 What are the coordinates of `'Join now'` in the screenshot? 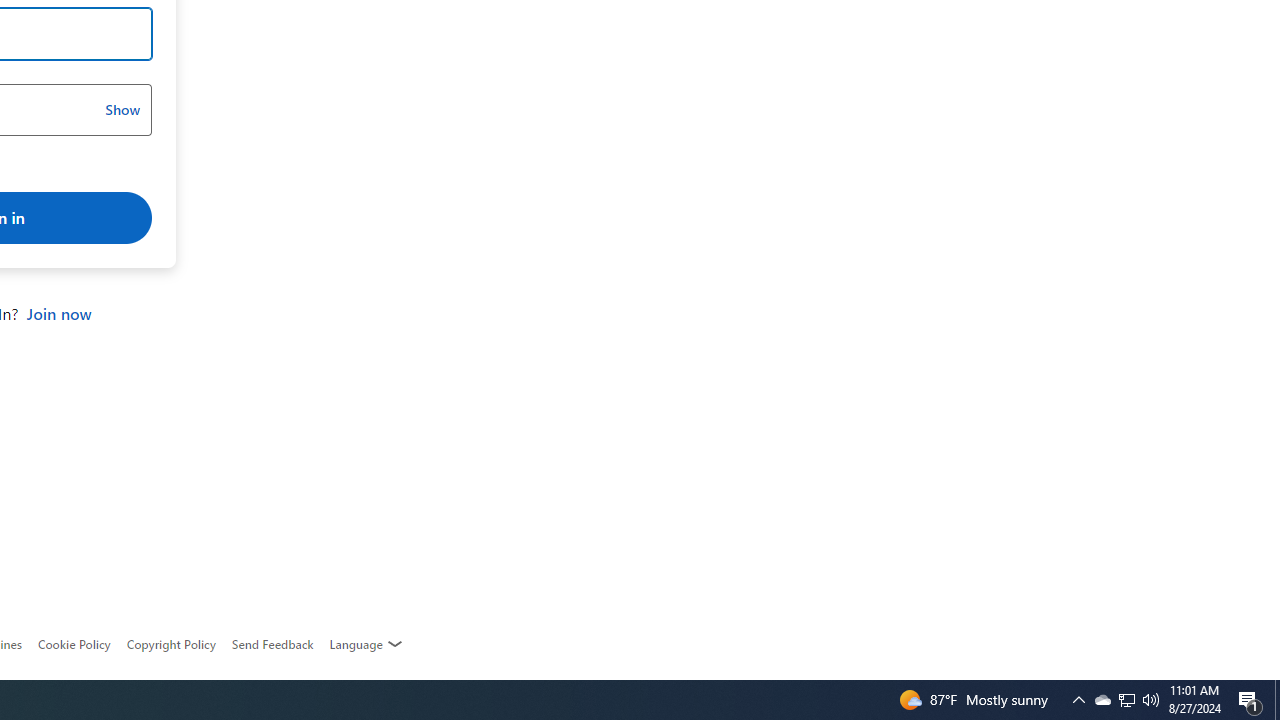 It's located at (58, 314).